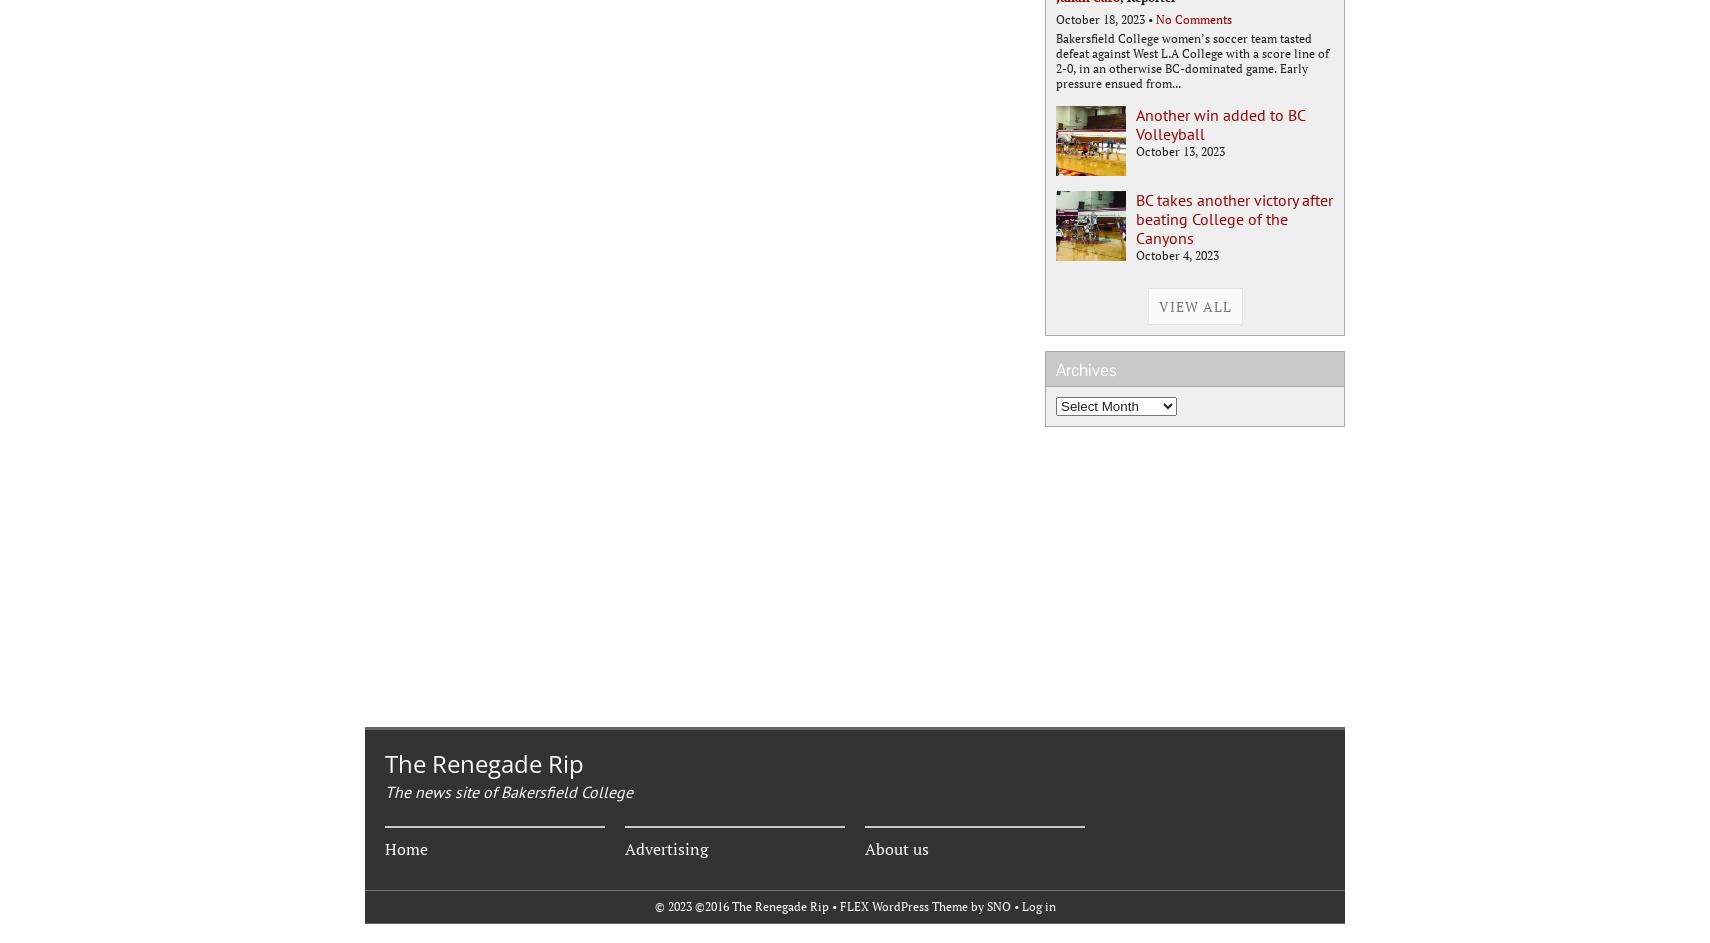  What do you see at coordinates (509, 791) in the screenshot?
I see `'The news site of Bakersfield College'` at bounding box center [509, 791].